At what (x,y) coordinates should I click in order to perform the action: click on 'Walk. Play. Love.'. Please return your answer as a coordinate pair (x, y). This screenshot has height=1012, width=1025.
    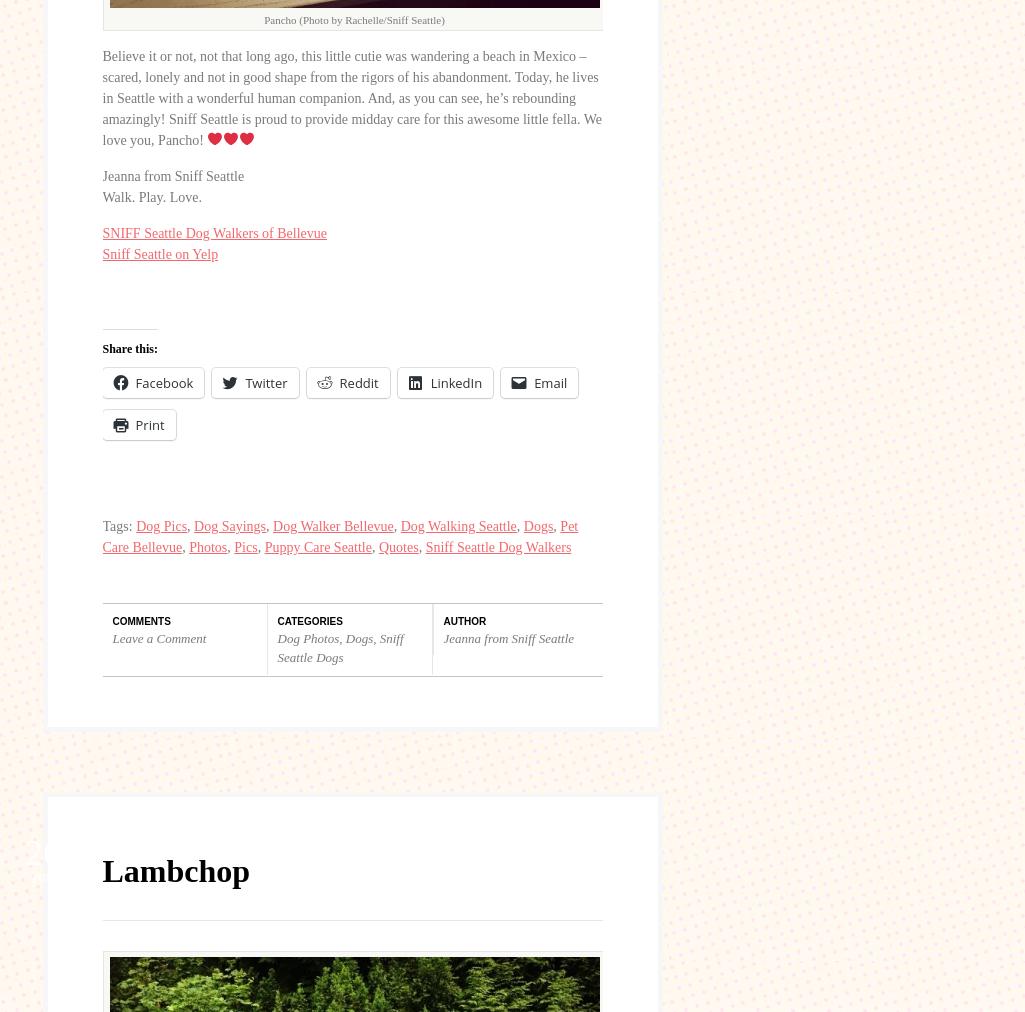
    Looking at the image, I should click on (150, 196).